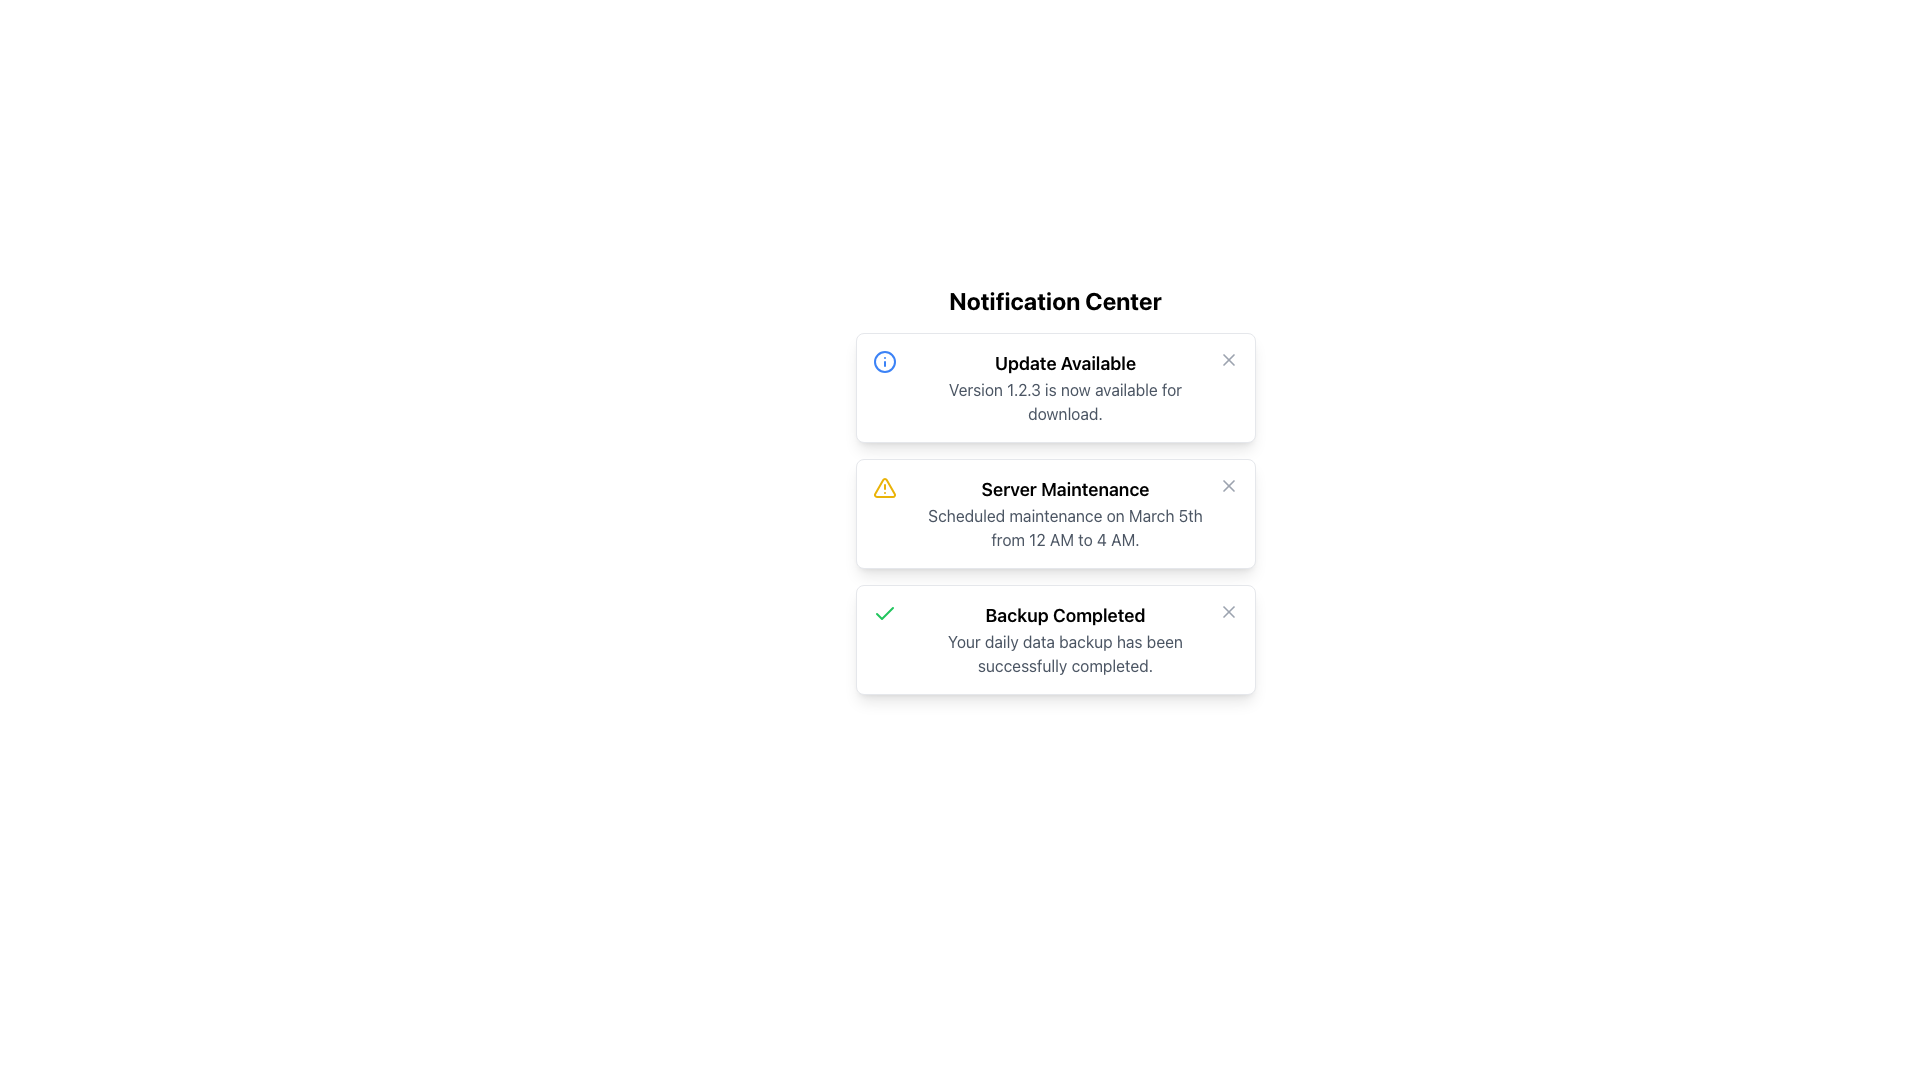  What do you see at coordinates (1227, 486) in the screenshot?
I see `the close button located at the top-right corner of the 'Server Maintenance' notification card` at bounding box center [1227, 486].